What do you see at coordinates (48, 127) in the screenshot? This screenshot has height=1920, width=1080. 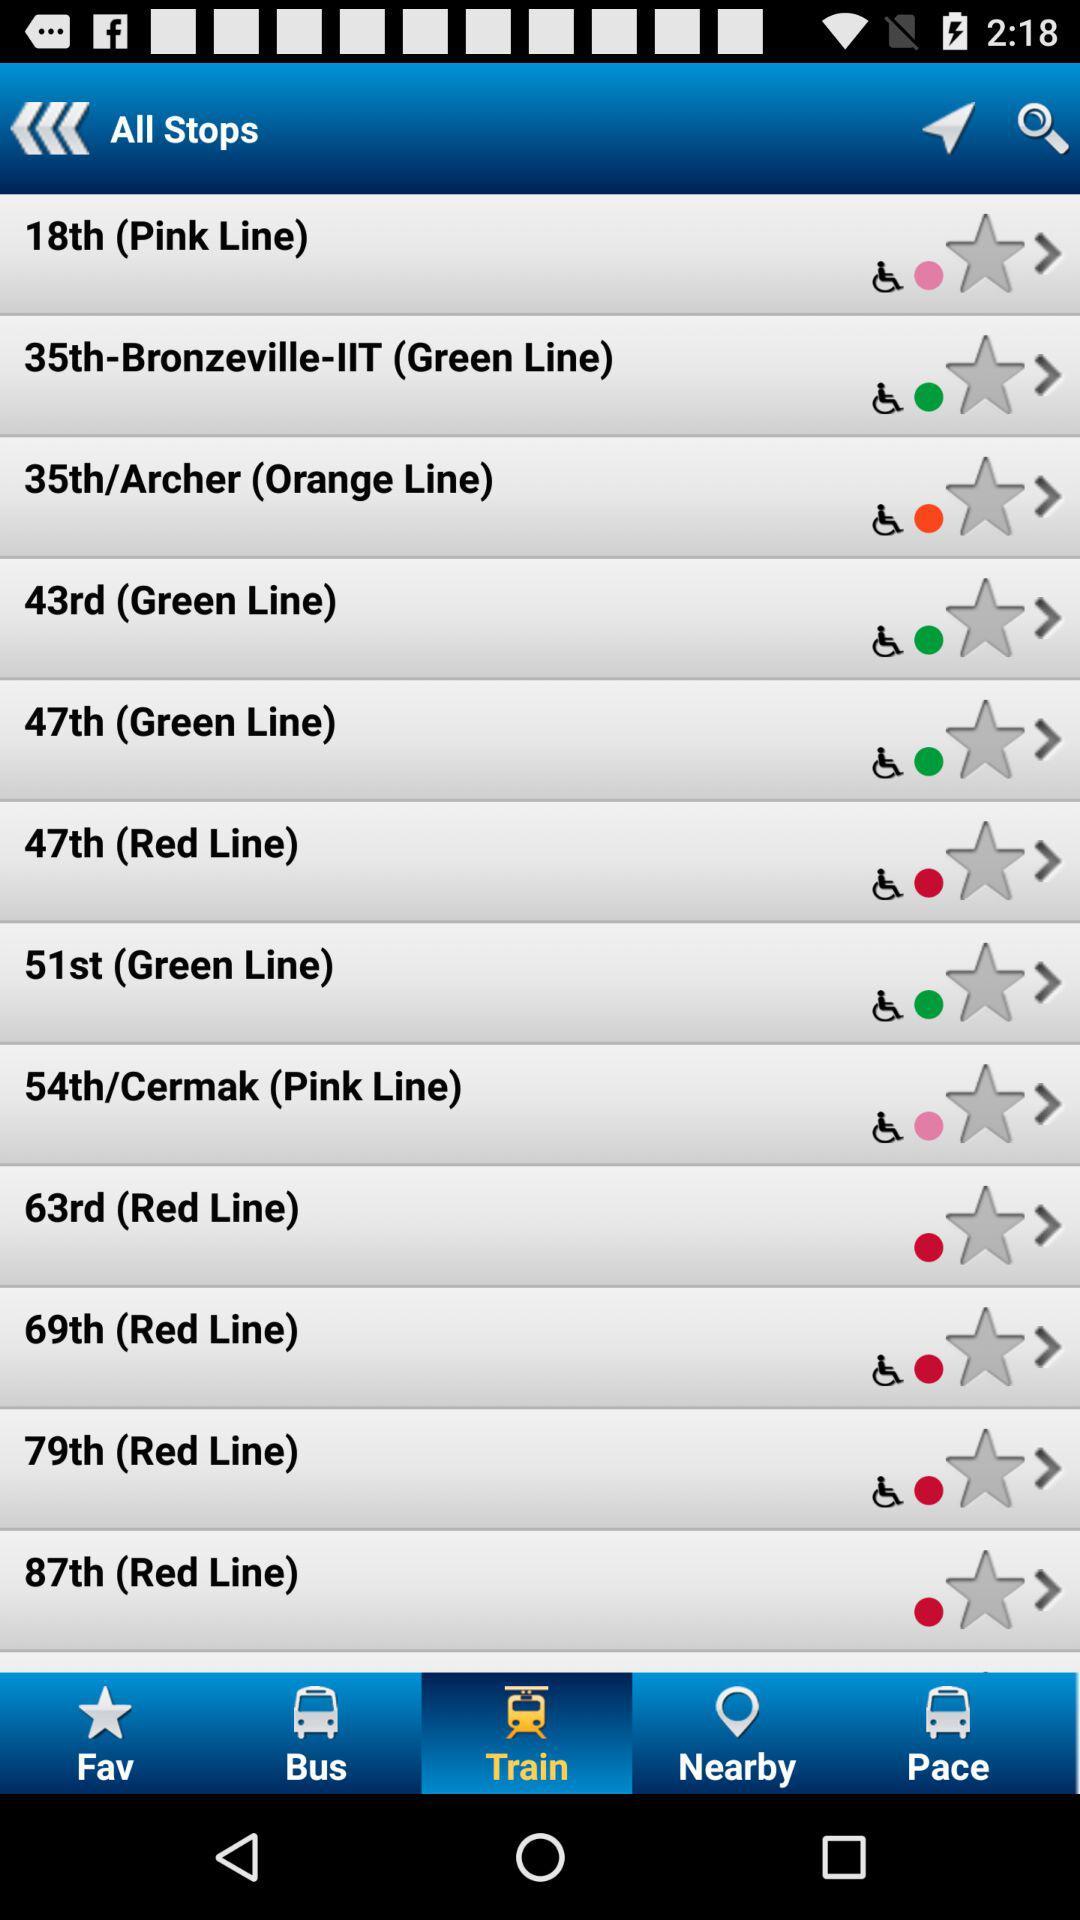 I see `previous menu` at bounding box center [48, 127].